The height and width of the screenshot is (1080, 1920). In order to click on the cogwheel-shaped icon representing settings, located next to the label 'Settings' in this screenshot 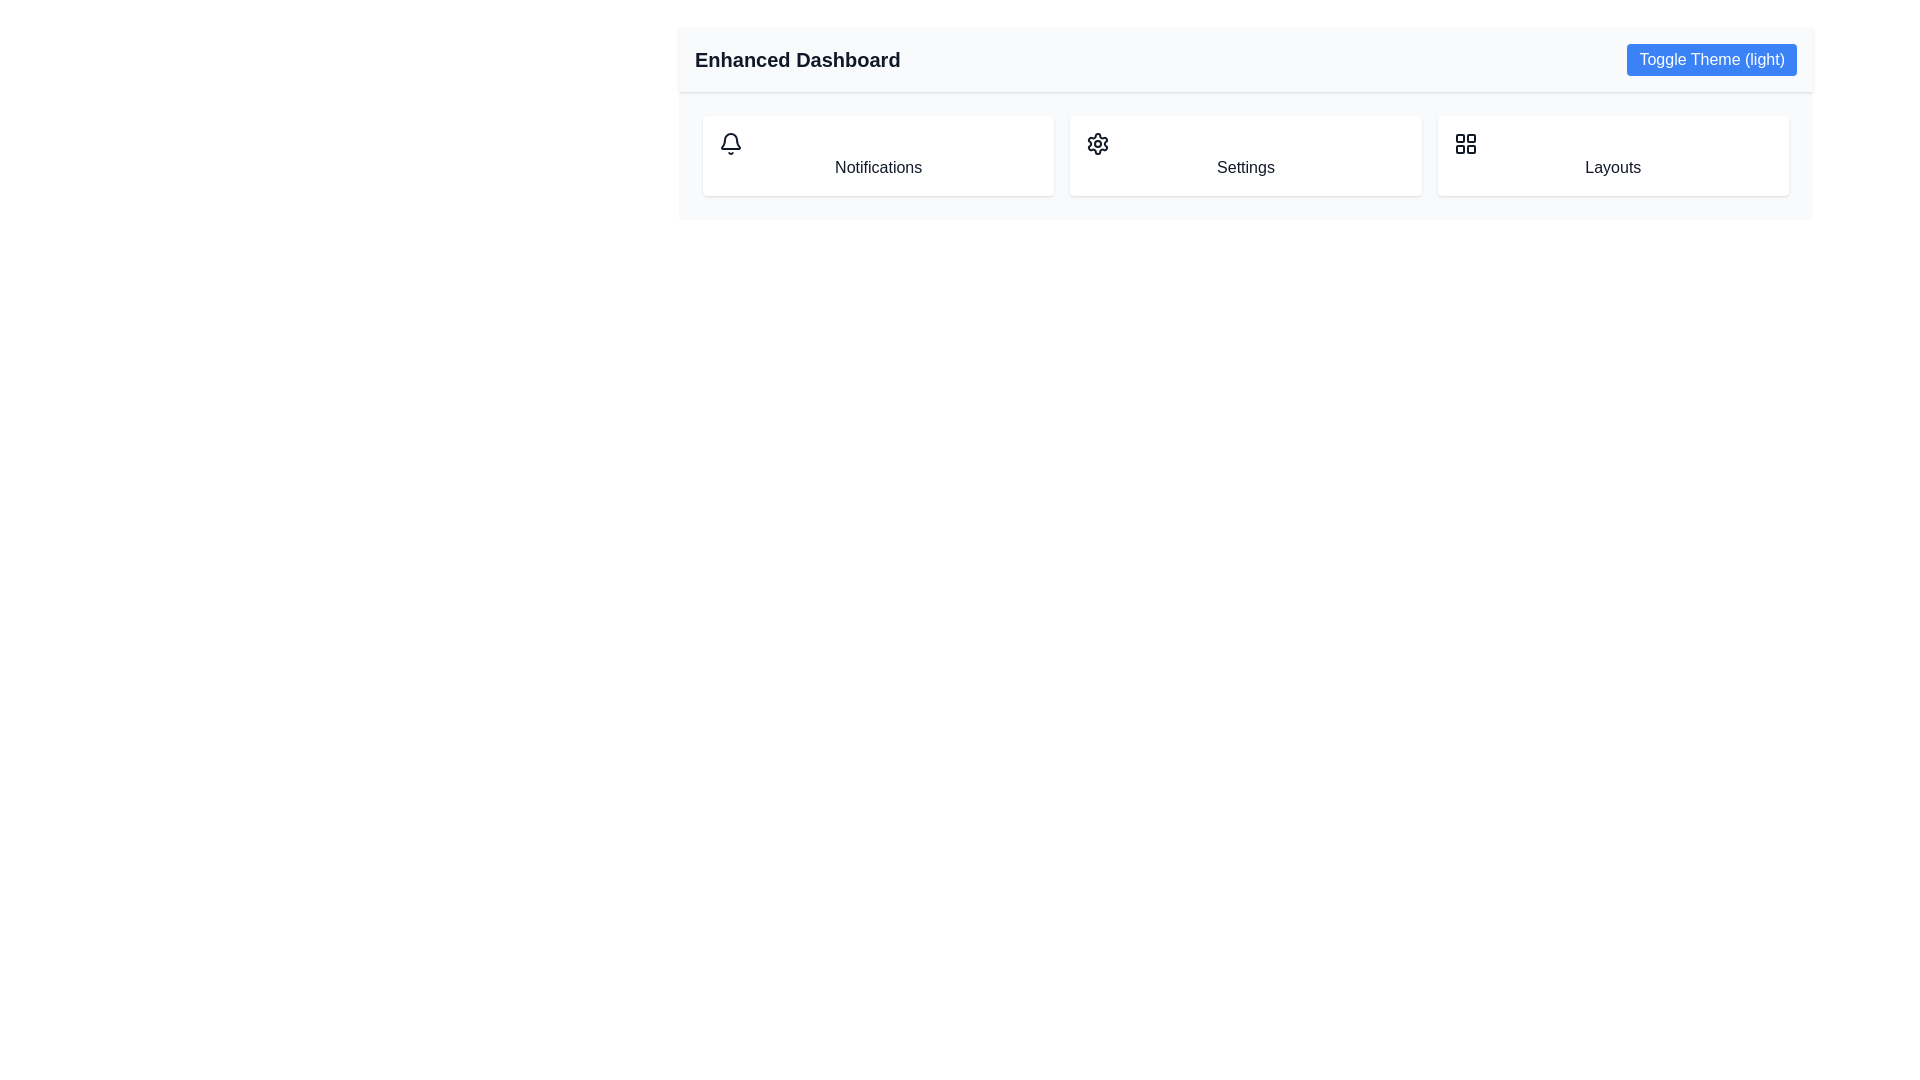, I will do `click(1097, 142)`.